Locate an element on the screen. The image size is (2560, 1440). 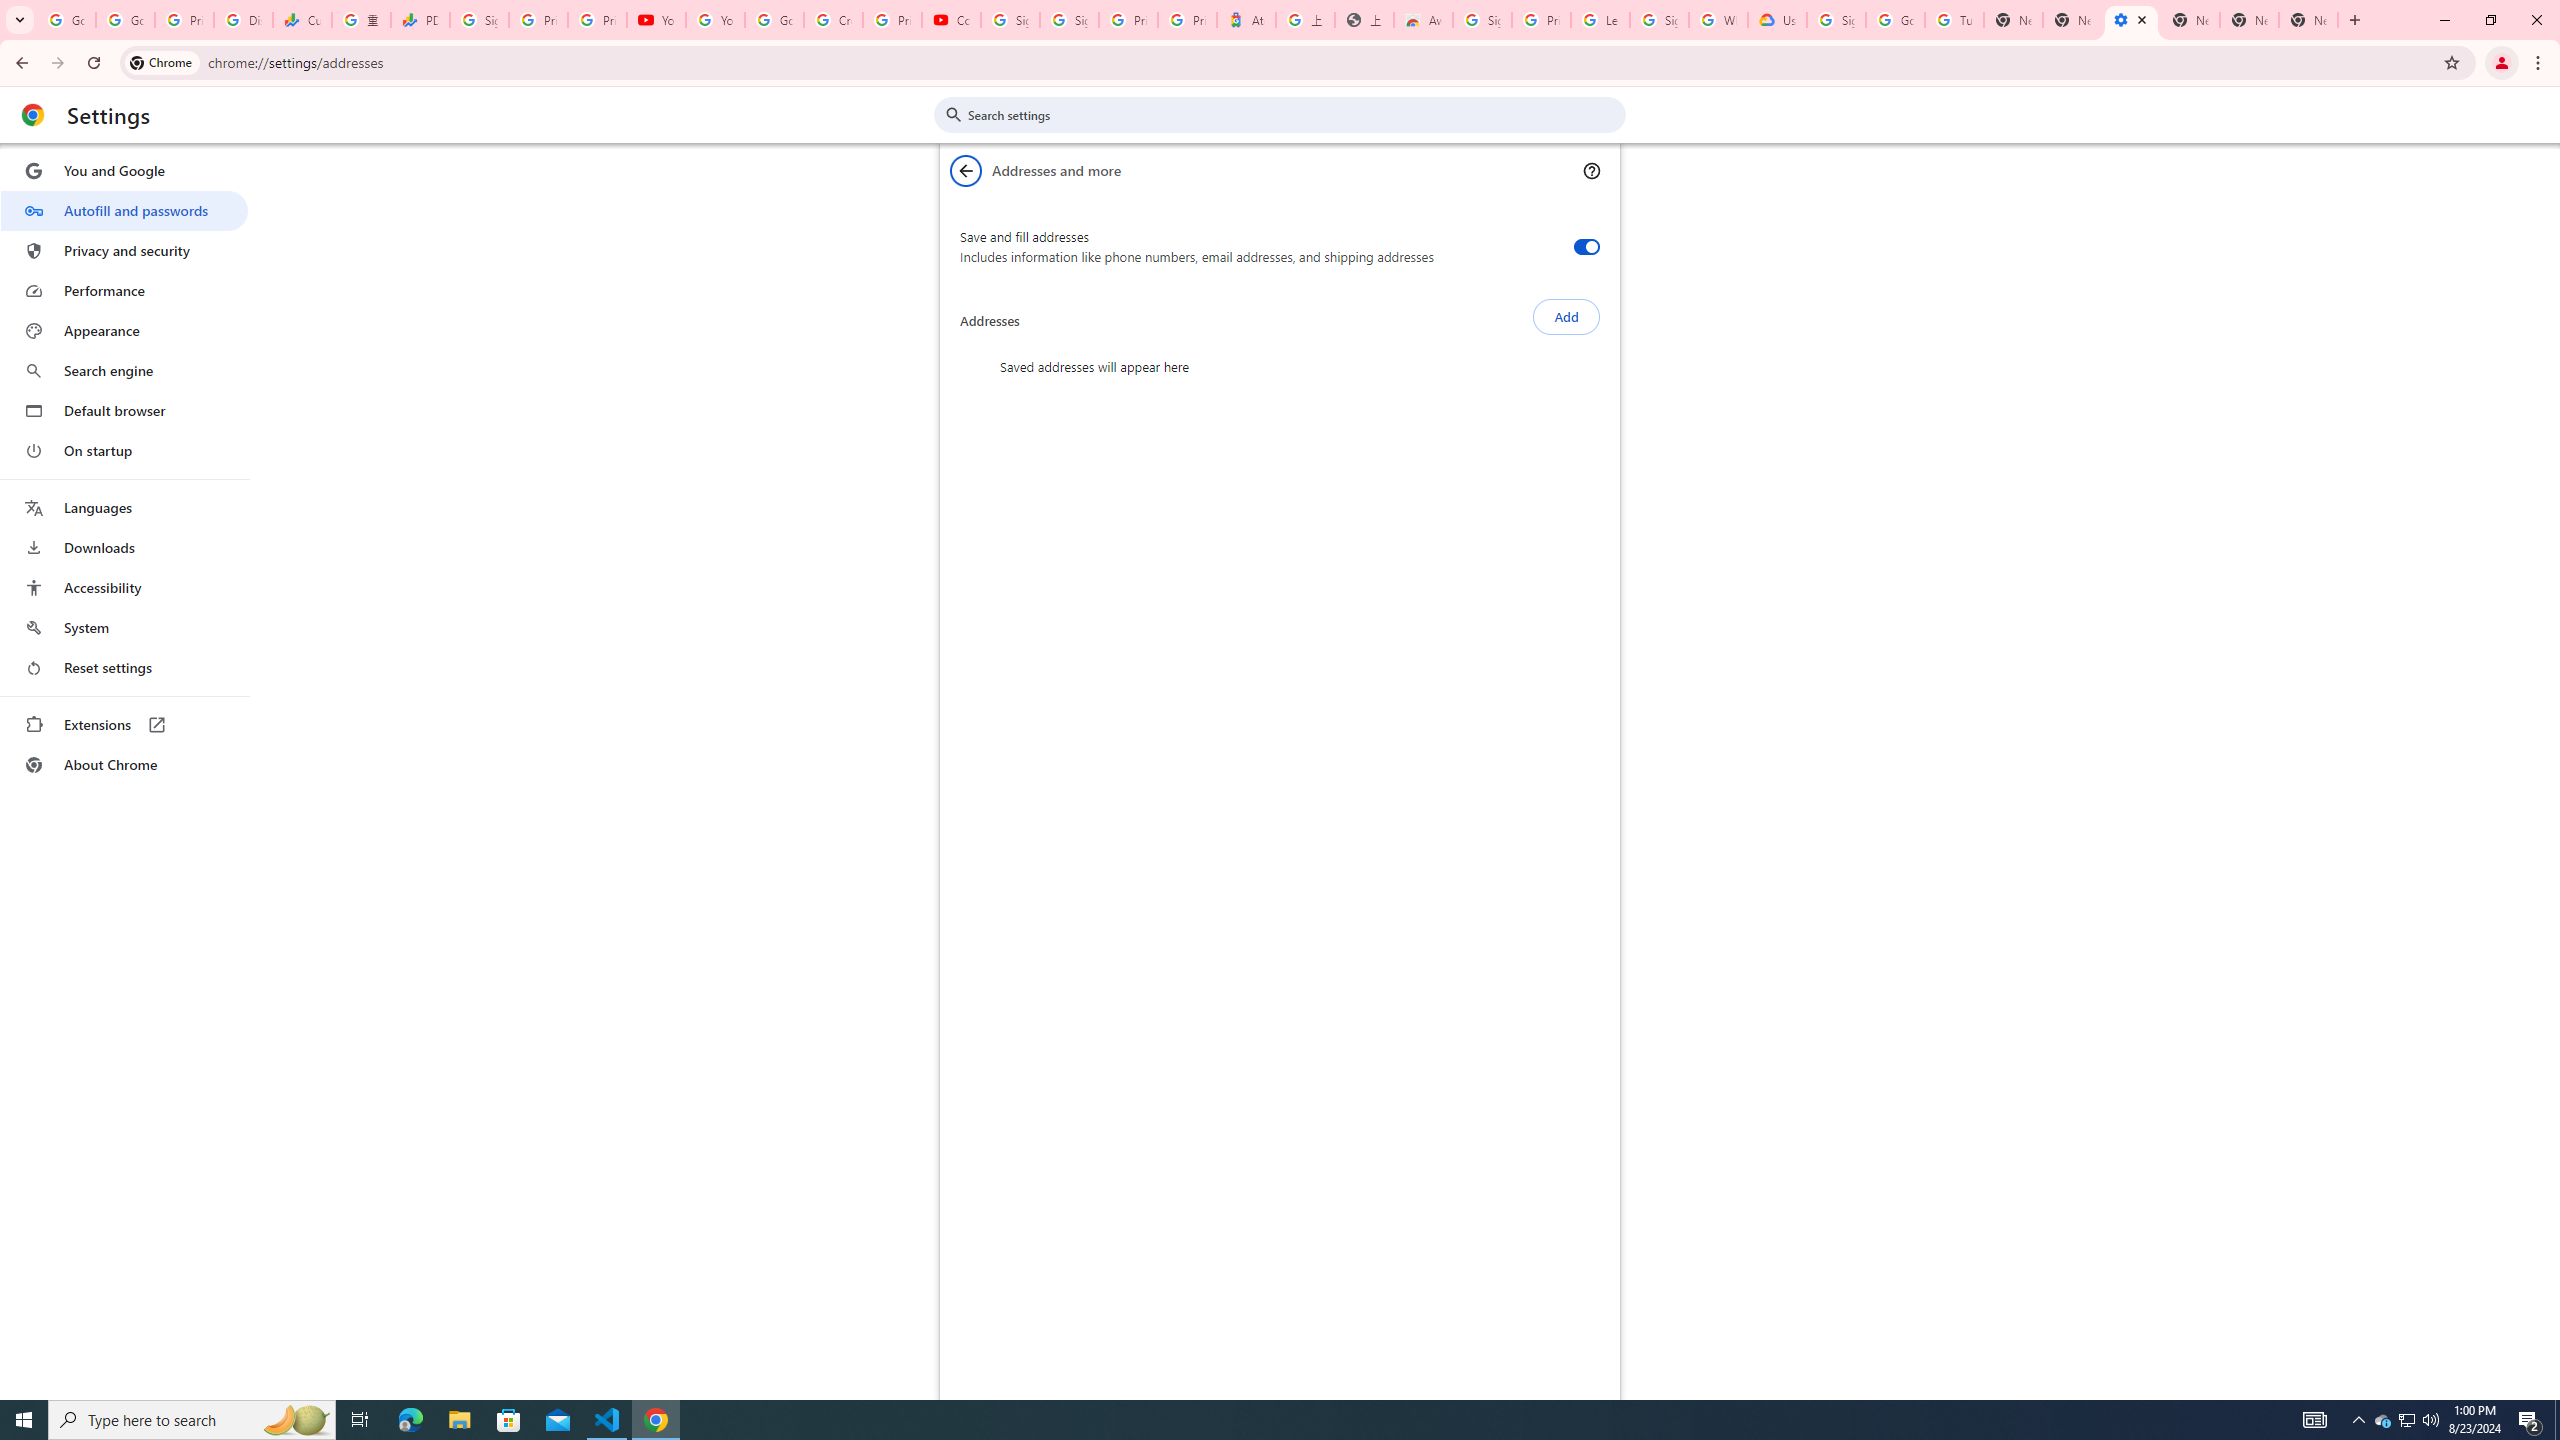
'Settings - Addresses and more' is located at coordinates (2131, 19).